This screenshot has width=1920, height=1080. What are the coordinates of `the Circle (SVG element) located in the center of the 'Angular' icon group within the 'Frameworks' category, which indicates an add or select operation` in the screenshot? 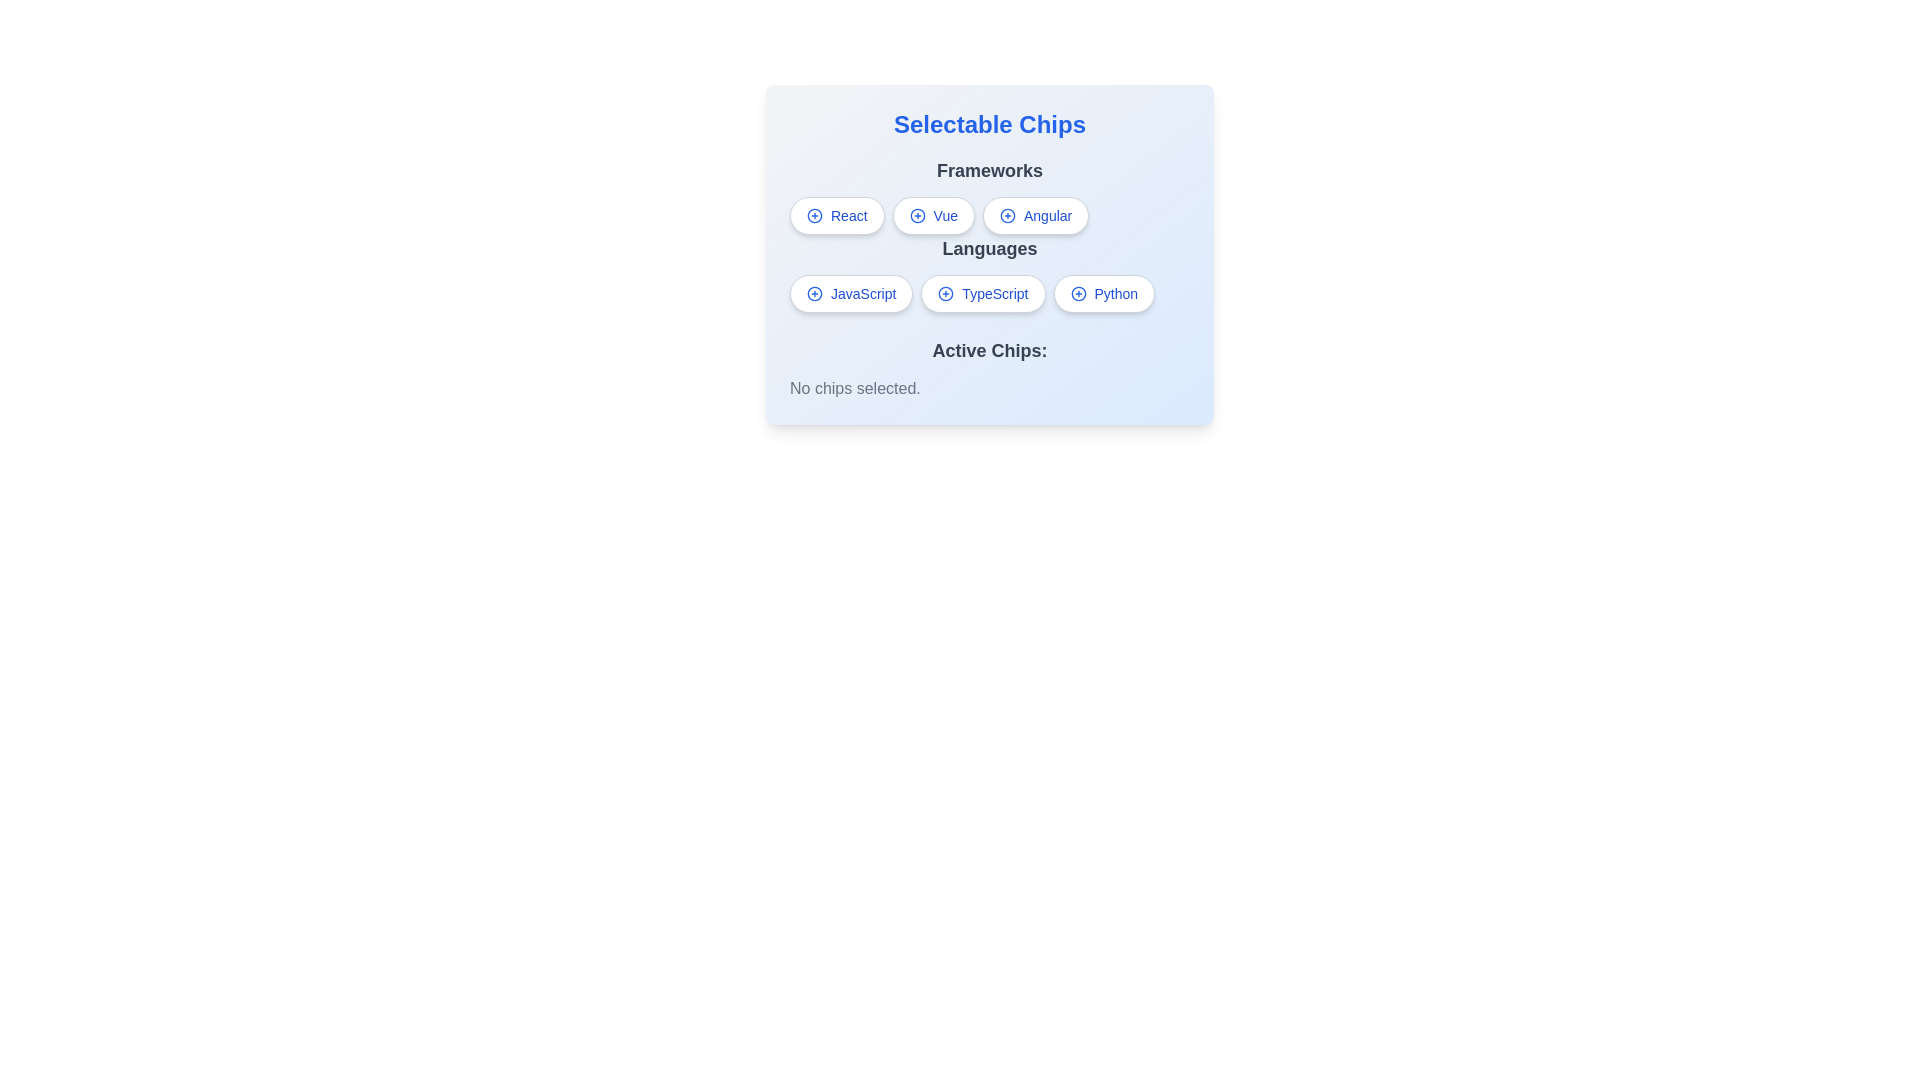 It's located at (1008, 216).